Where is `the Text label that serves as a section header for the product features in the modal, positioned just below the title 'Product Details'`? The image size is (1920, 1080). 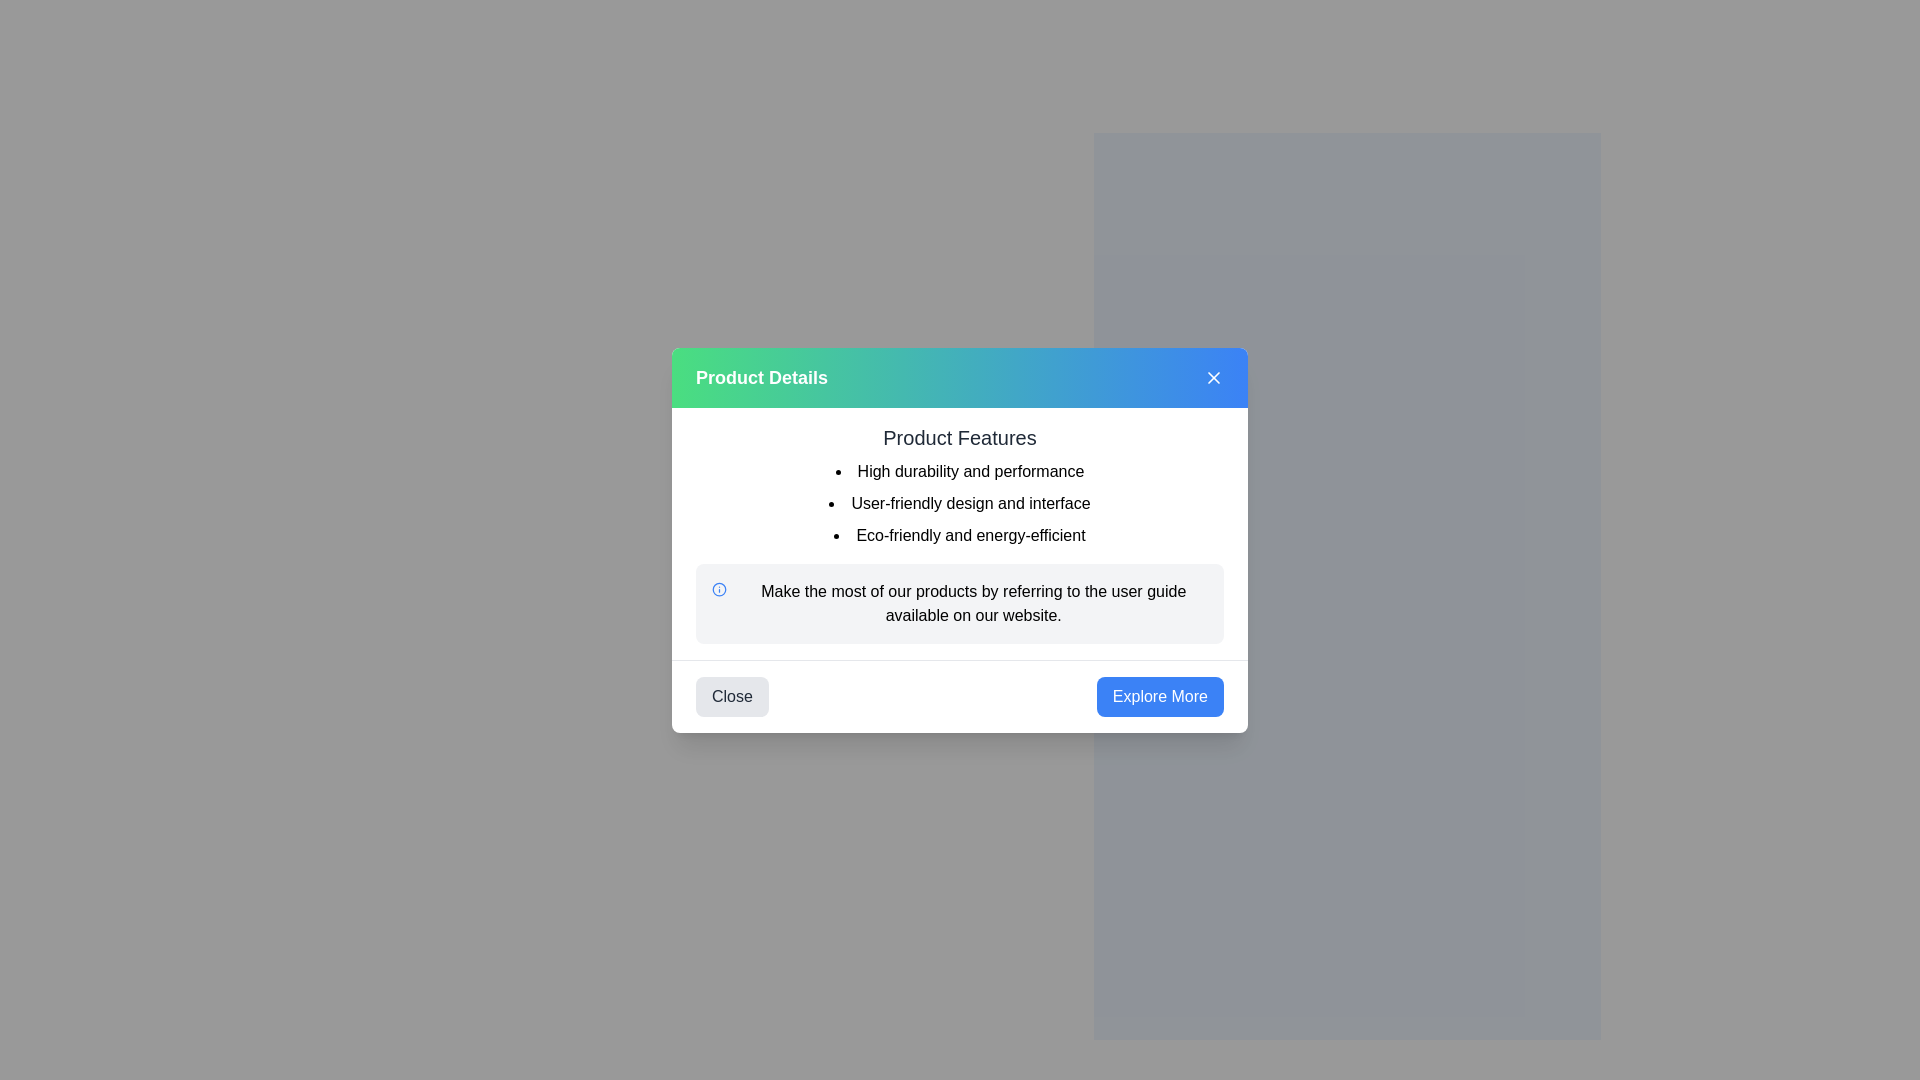
the Text label that serves as a section header for the product features in the modal, positioned just below the title 'Product Details' is located at coordinates (960, 435).